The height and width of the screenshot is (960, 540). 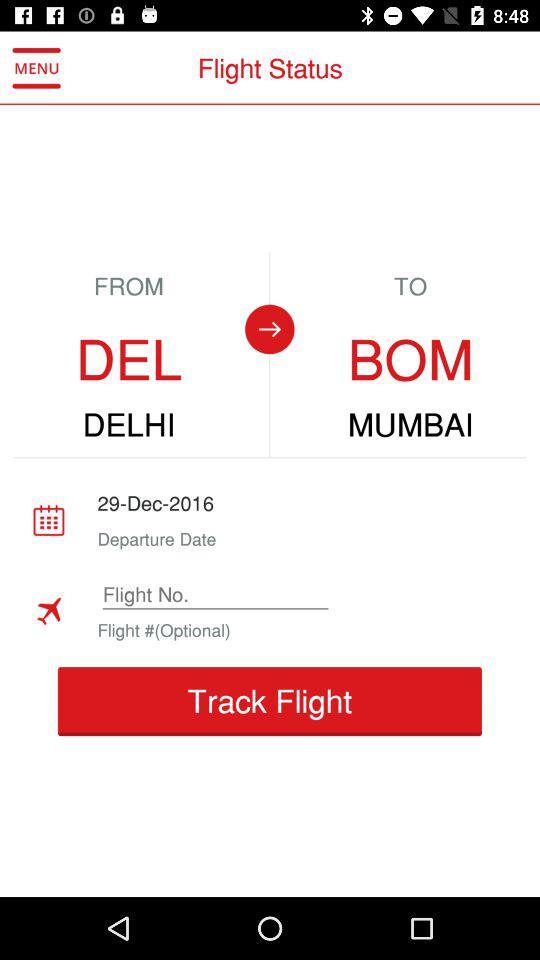 What do you see at coordinates (214, 594) in the screenshot?
I see `the item above the flight #(optional) icon` at bounding box center [214, 594].